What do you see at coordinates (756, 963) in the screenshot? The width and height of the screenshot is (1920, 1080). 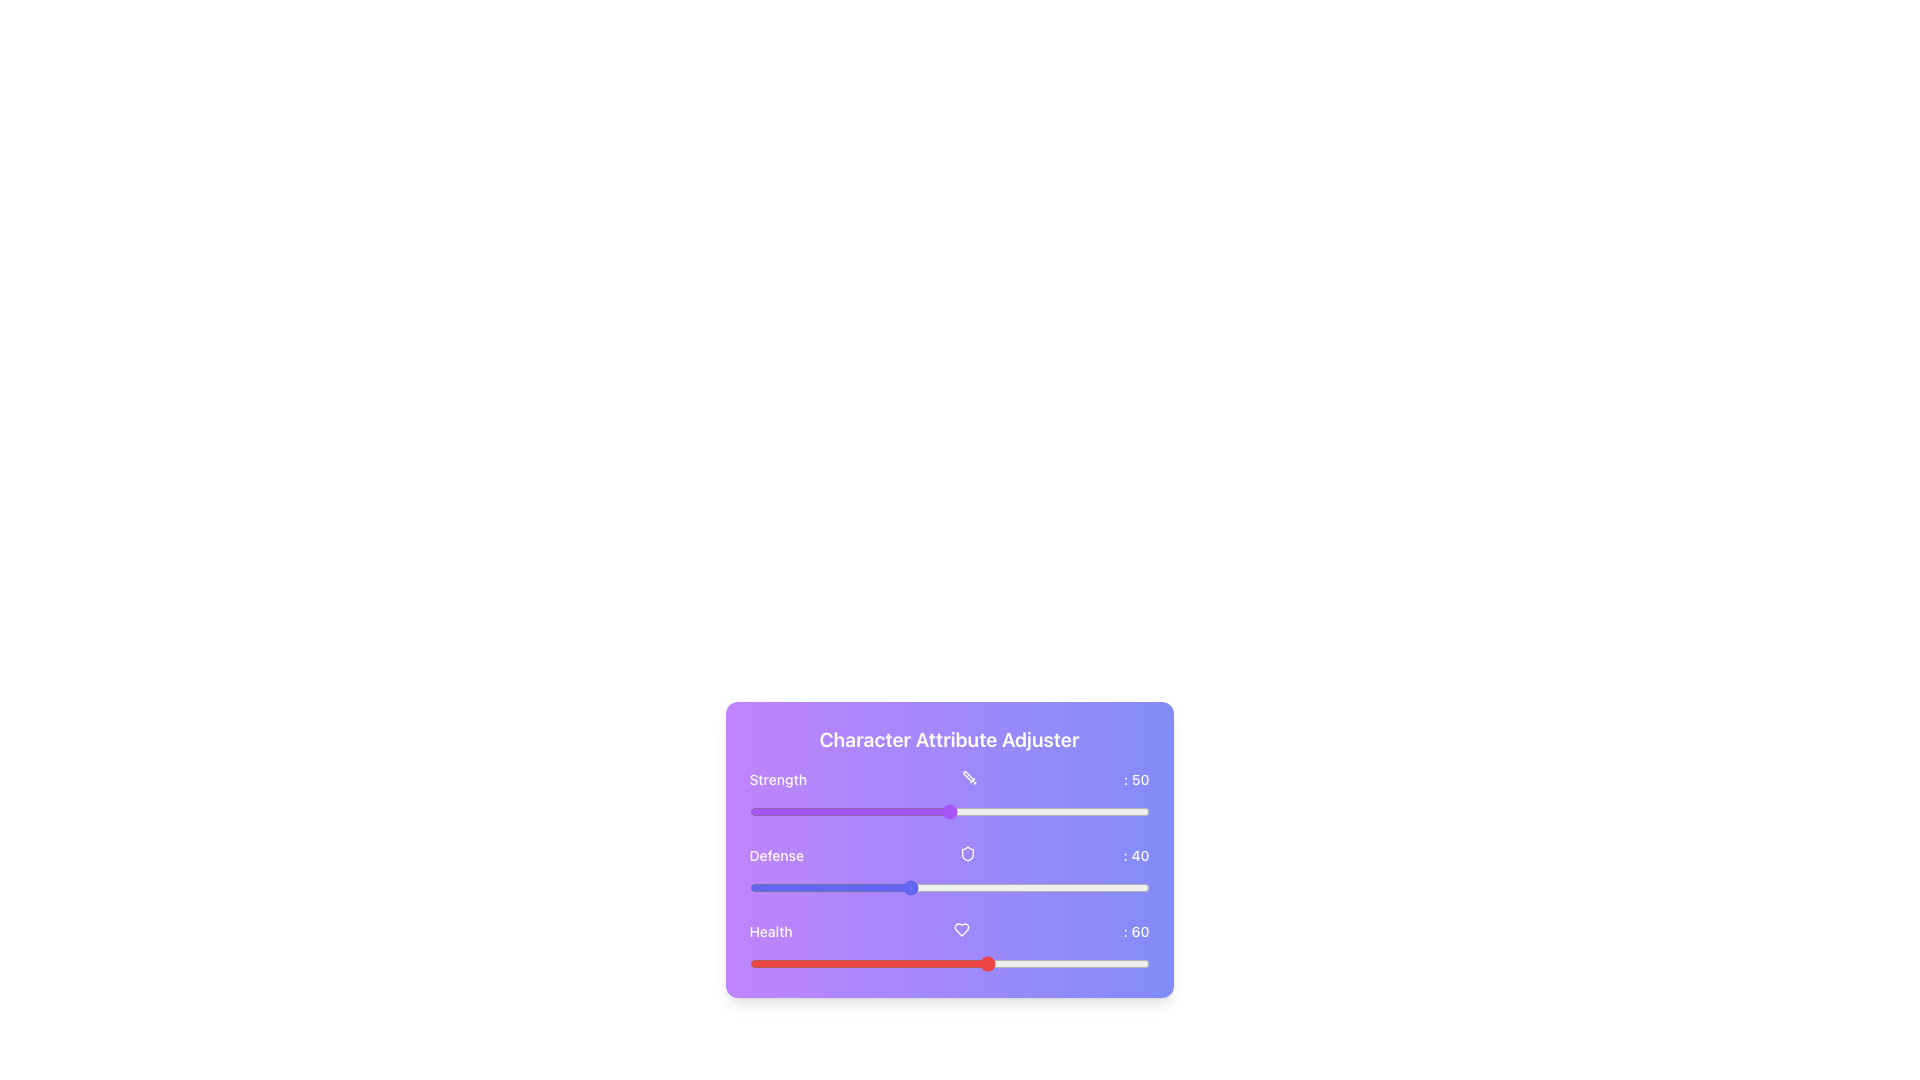 I see `health` at bounding box center [756, 963].